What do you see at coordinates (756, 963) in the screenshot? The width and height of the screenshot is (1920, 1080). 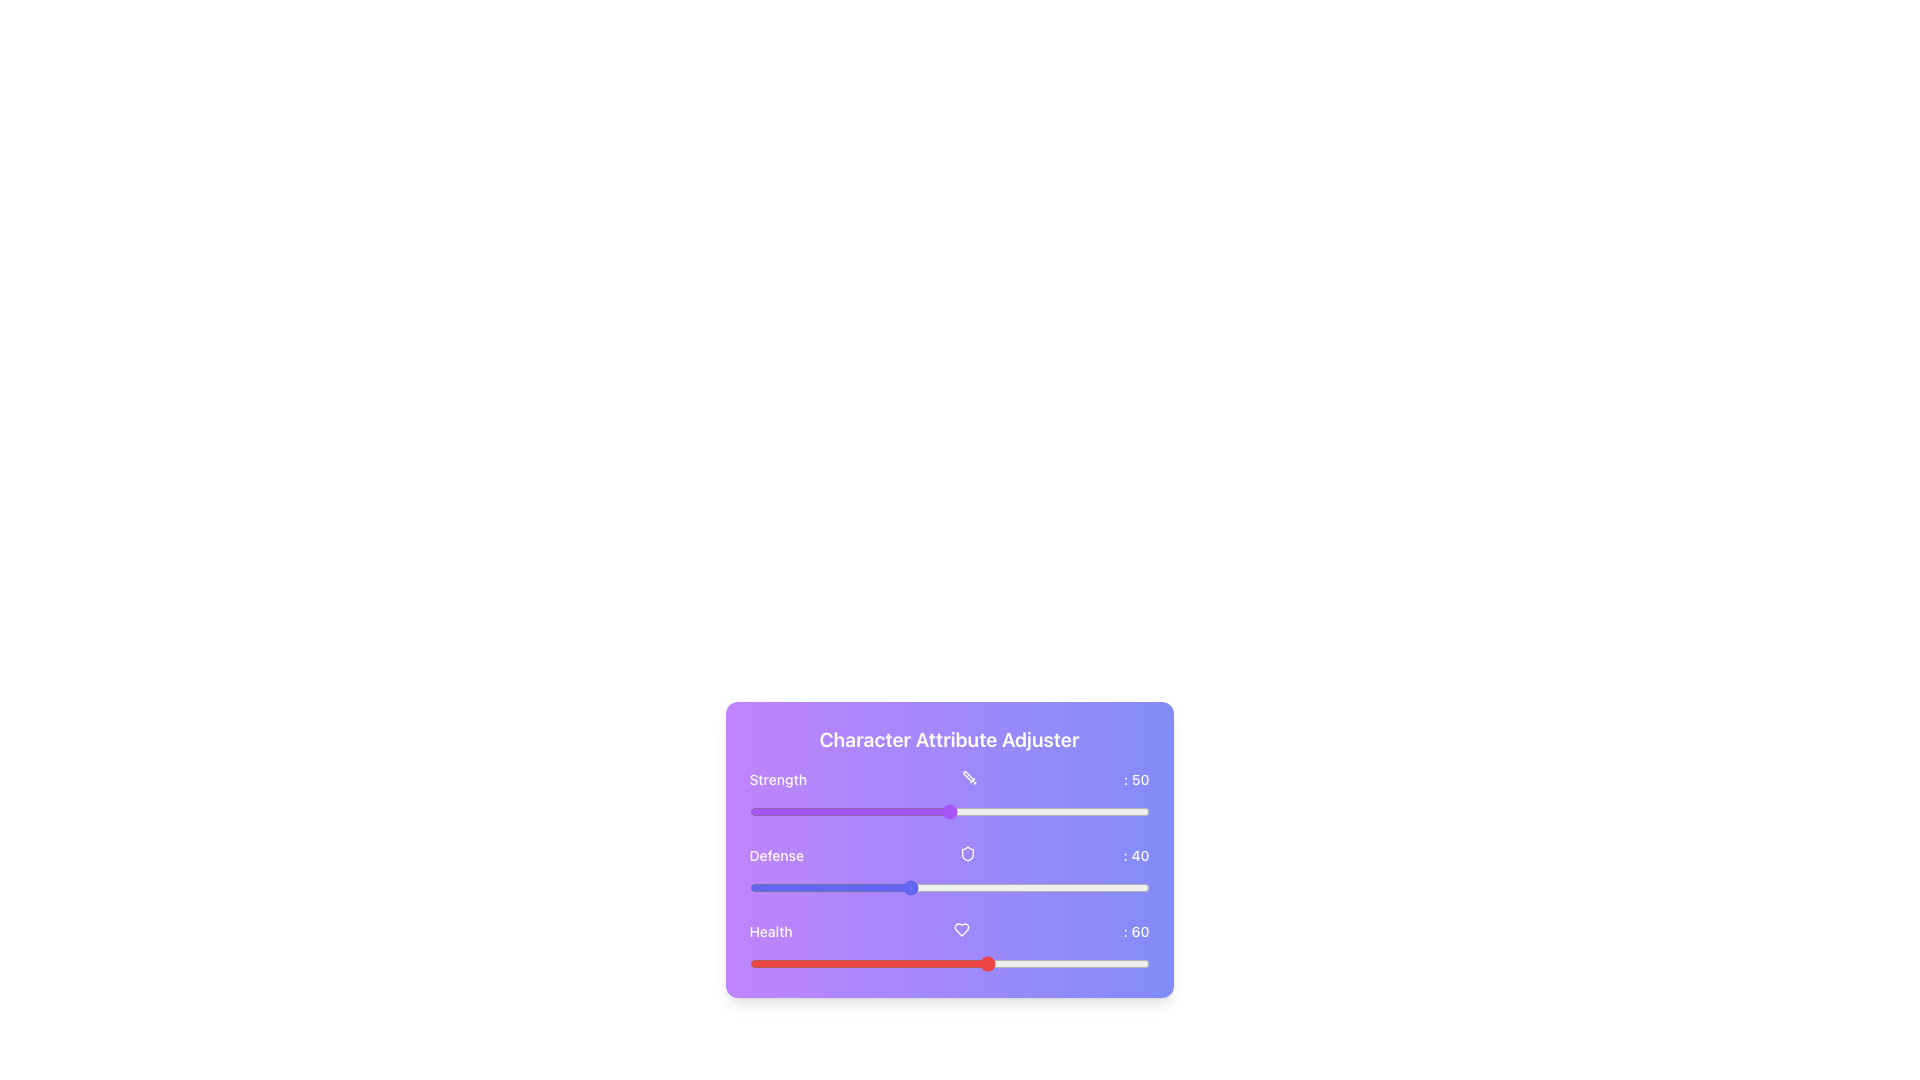 I see `health` at bounding box center [756, 963].